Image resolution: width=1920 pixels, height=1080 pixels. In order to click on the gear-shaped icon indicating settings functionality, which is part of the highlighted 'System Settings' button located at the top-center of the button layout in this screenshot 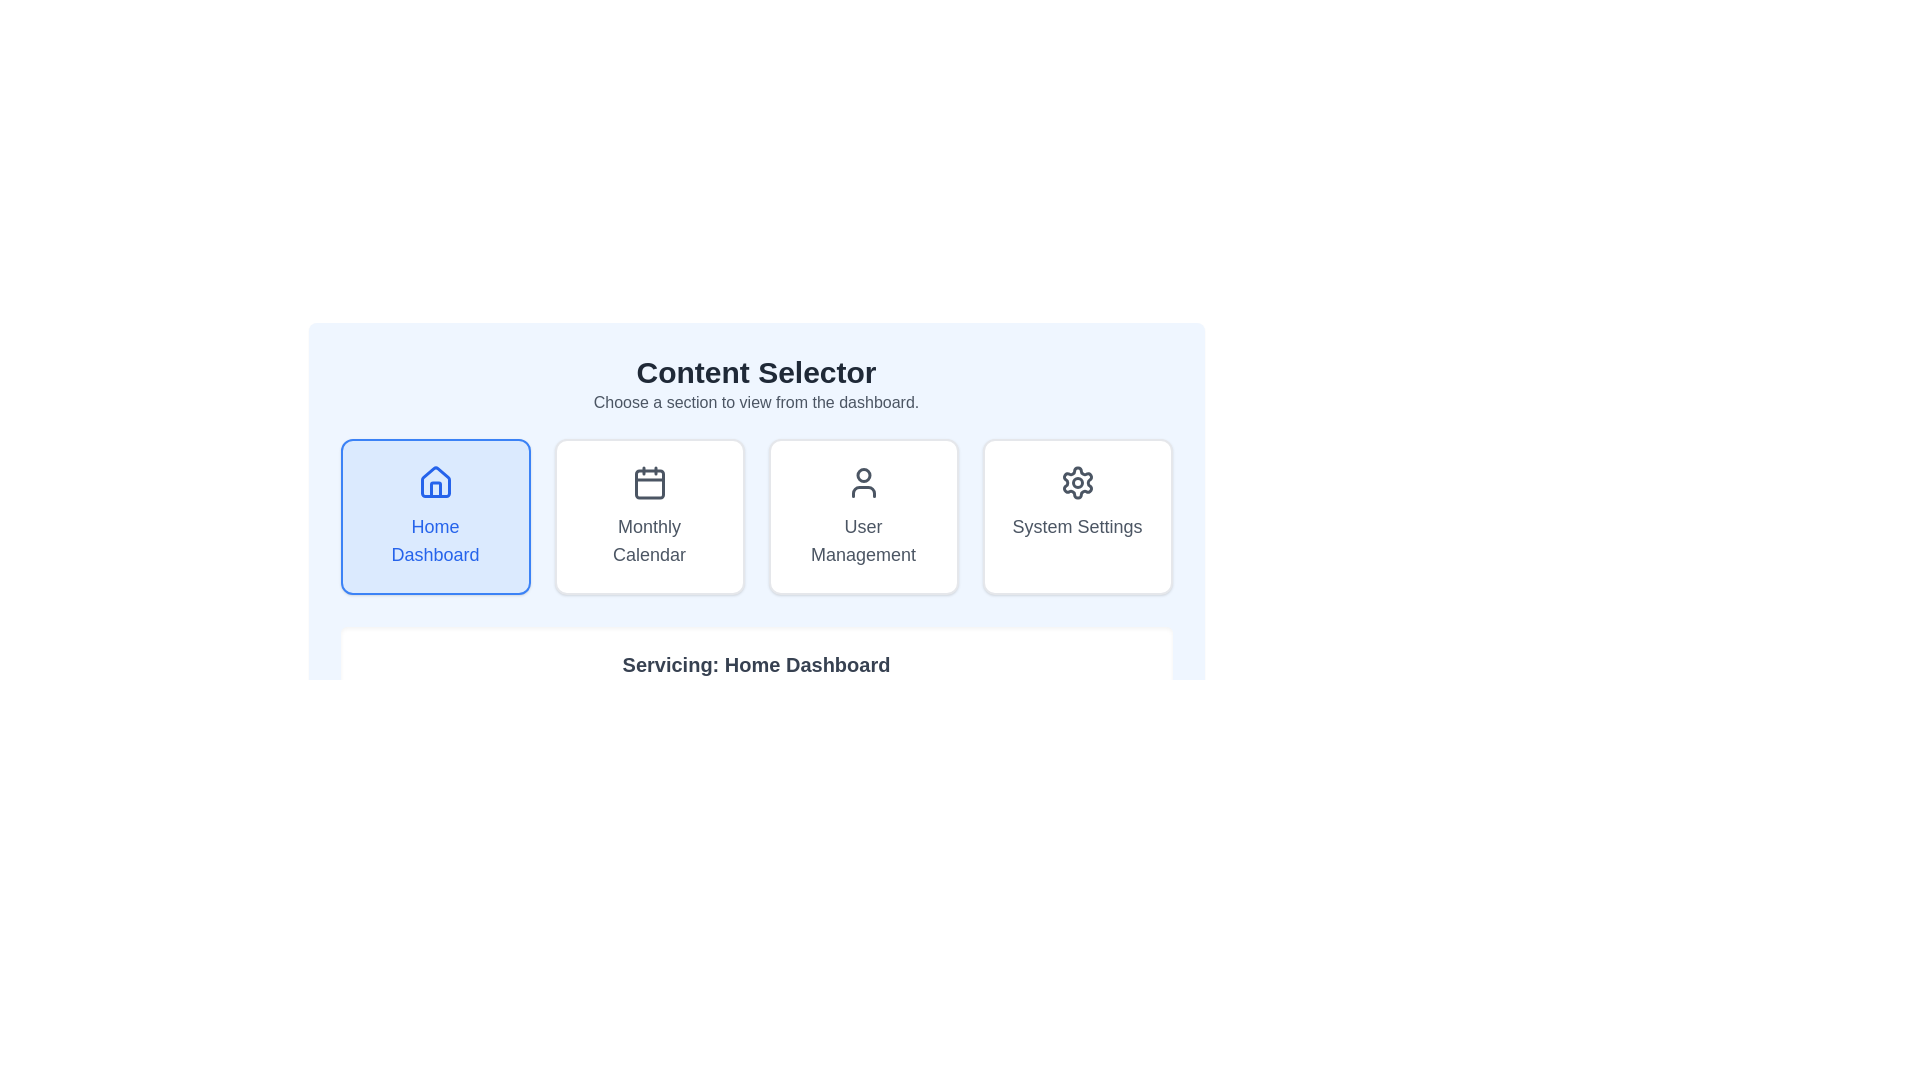, I will do `click(1076, 482)`.